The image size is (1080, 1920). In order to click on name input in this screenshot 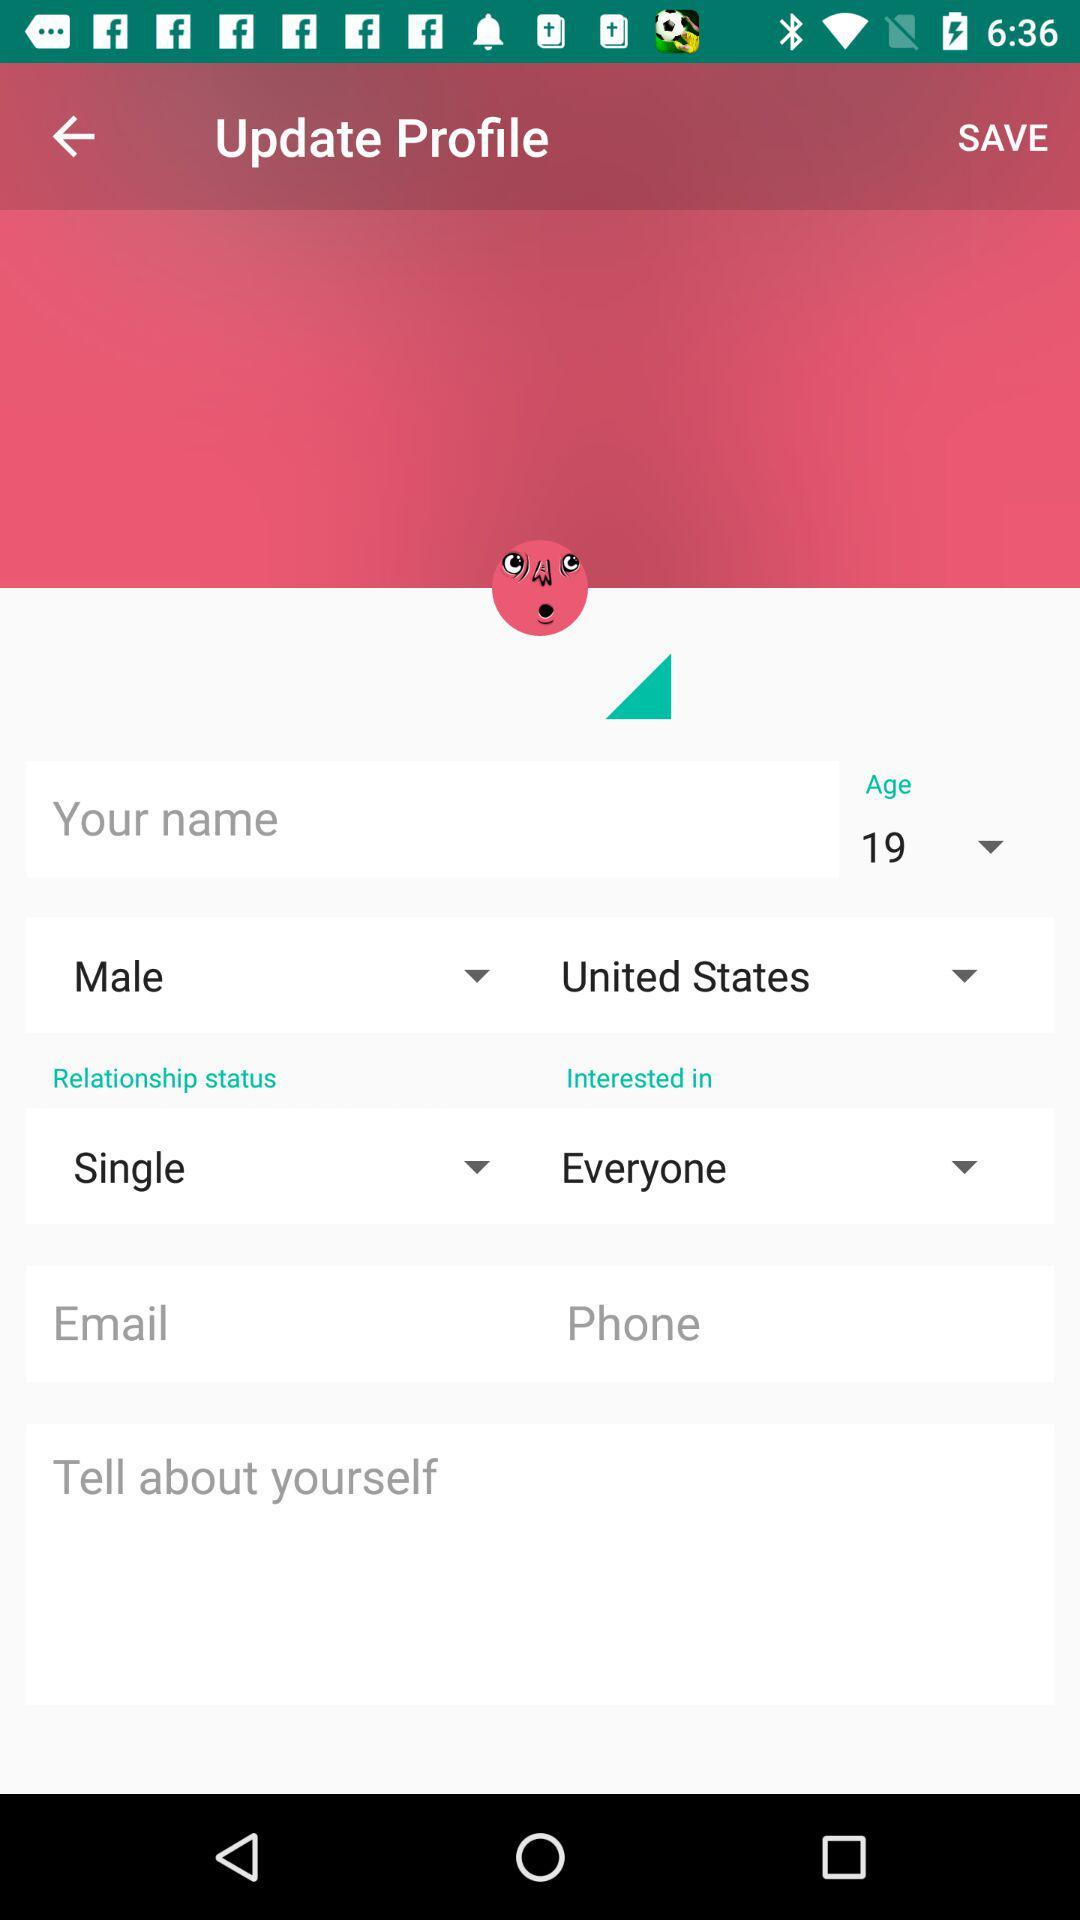, I will do `click(431, 819)`.